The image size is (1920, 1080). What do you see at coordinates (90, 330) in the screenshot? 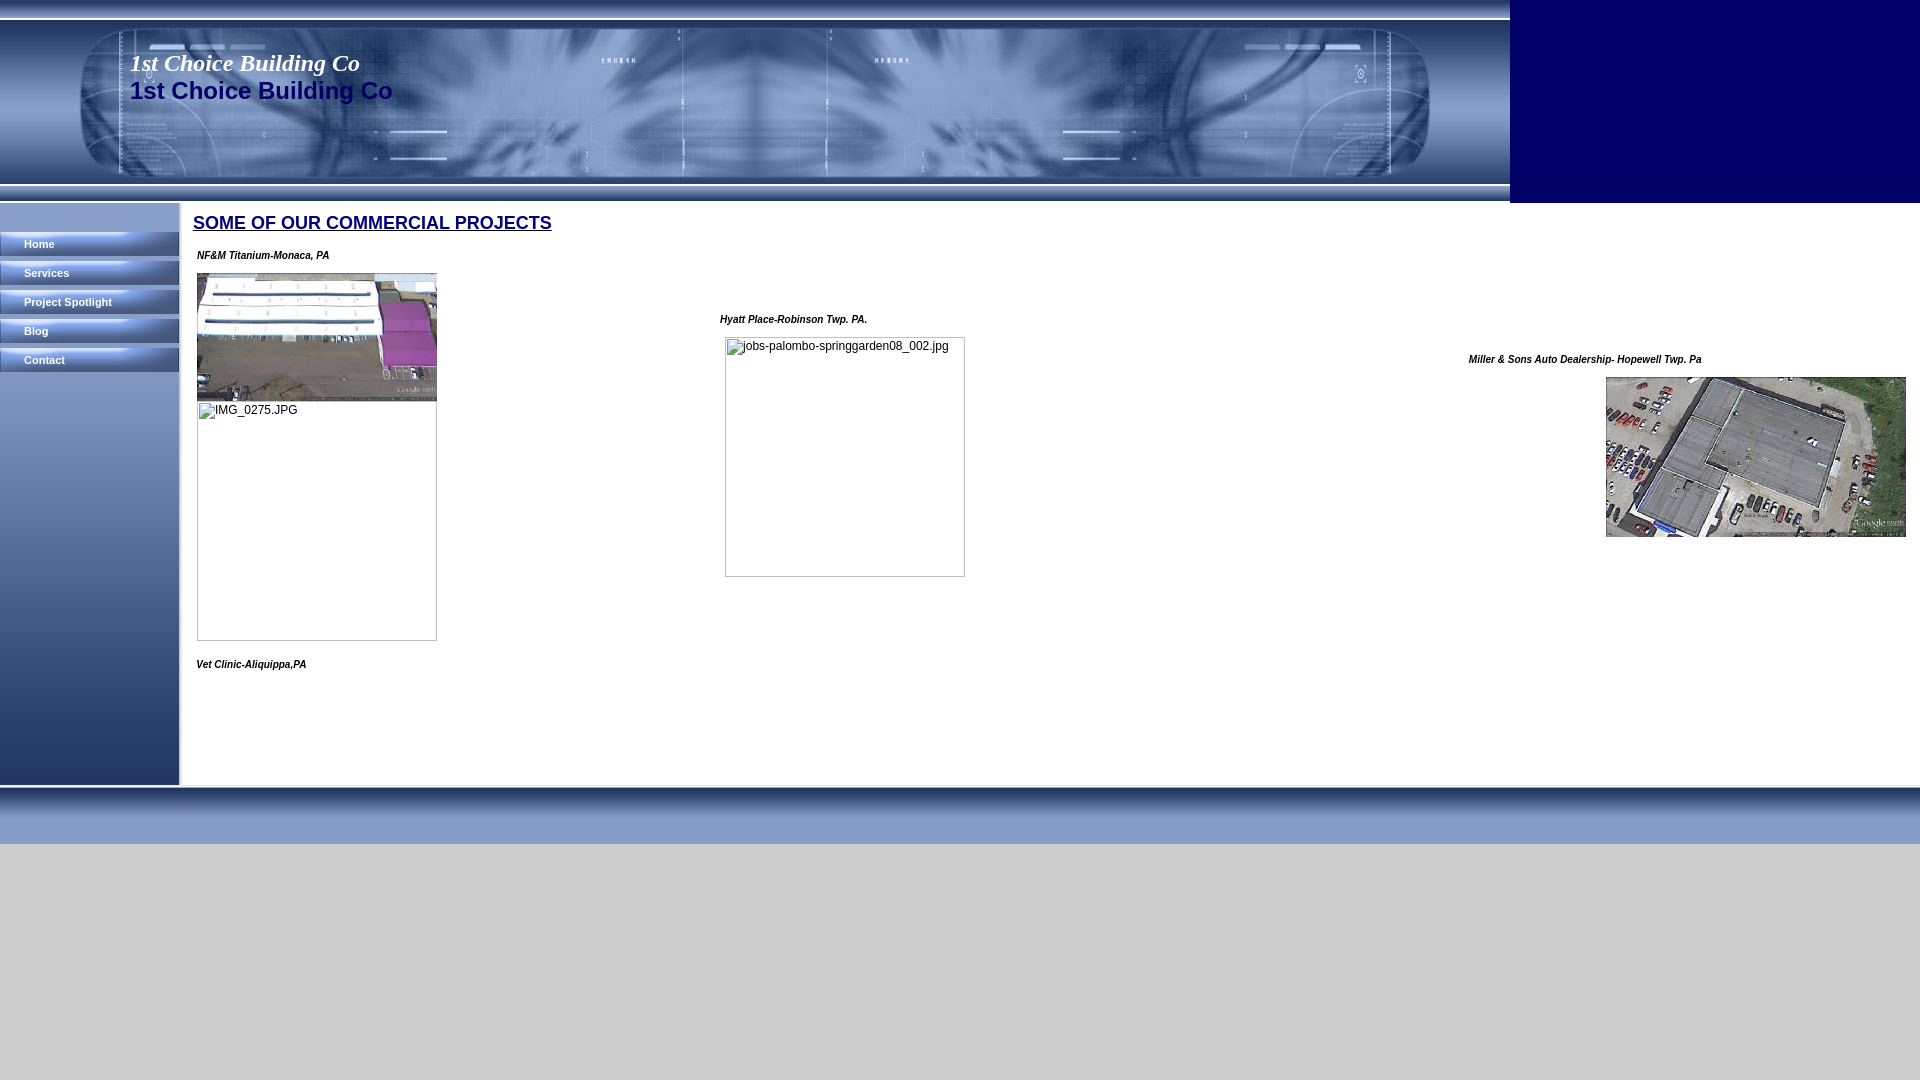
I see `'Blog'` at bounding box center [90, 330].